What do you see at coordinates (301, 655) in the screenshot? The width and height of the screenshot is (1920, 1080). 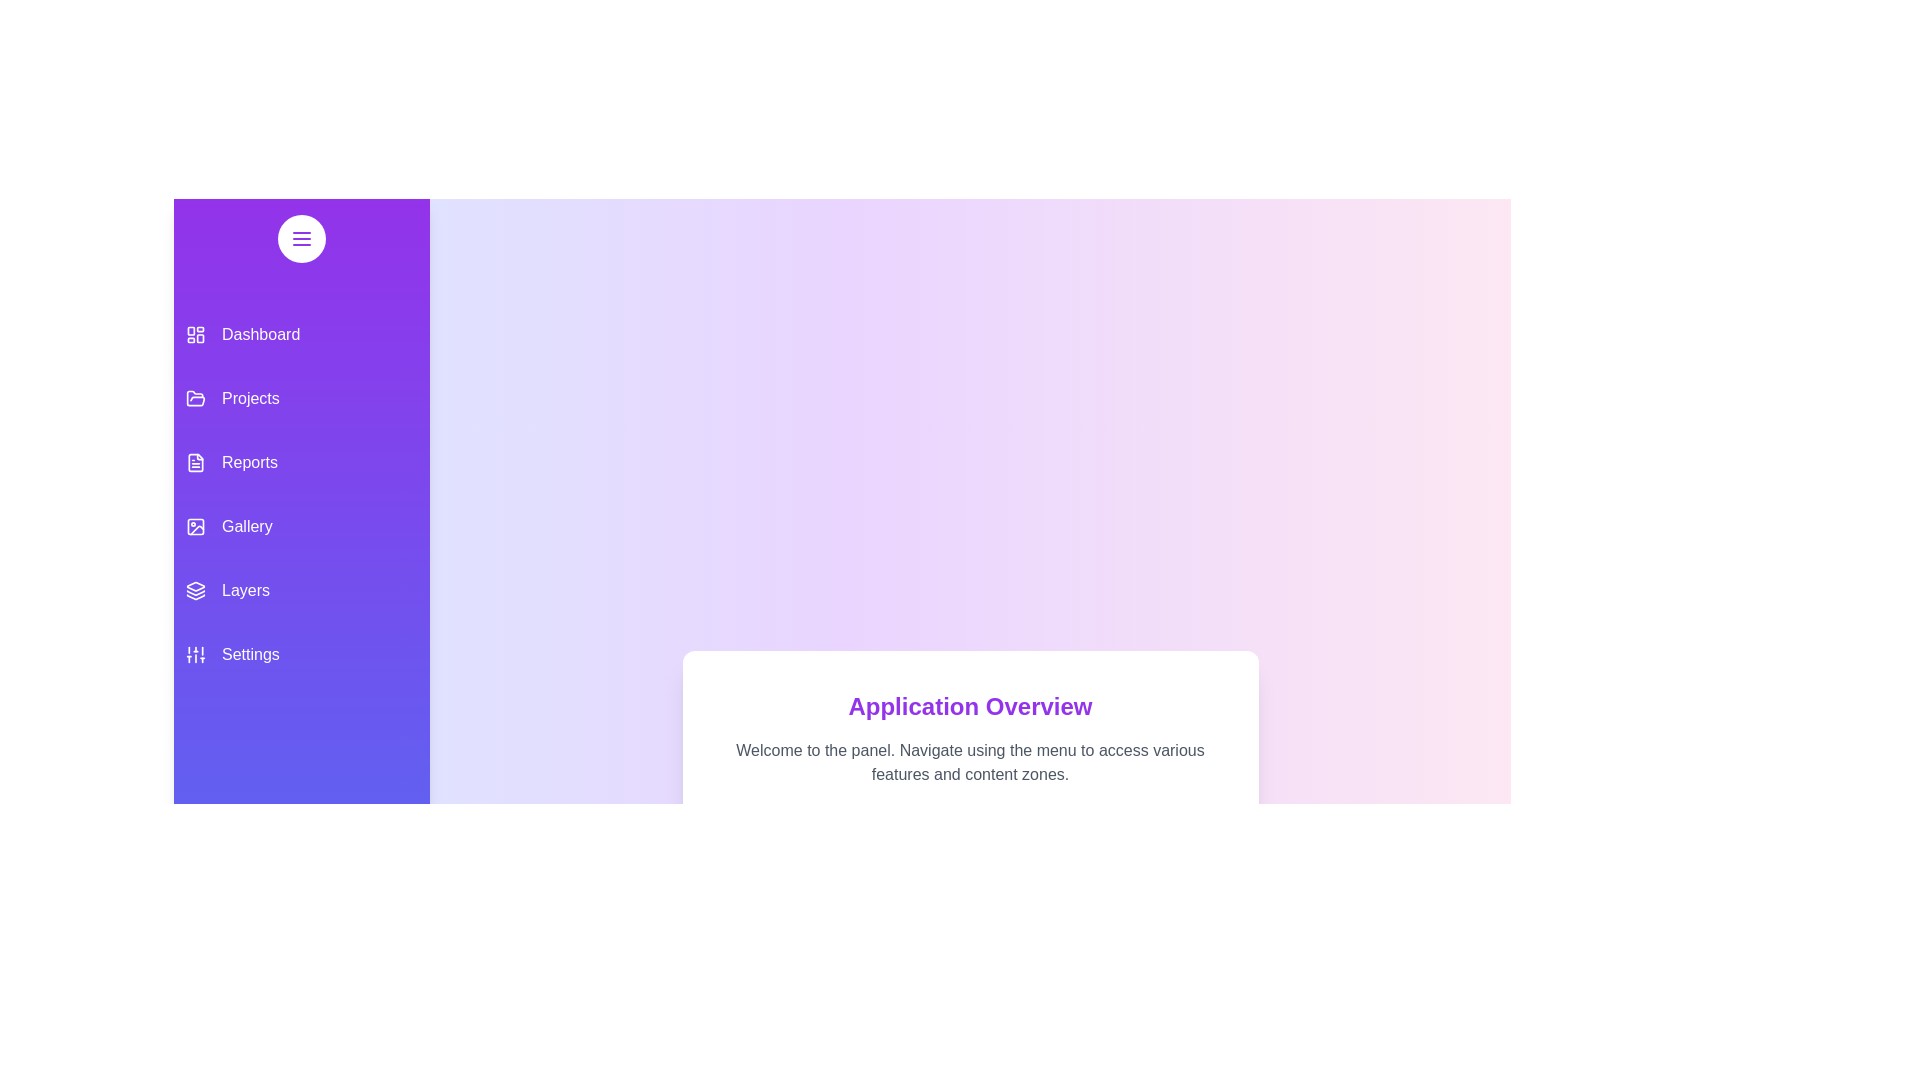 I see `the menu item corresponding to Settings` at bounding box center [301, 655].